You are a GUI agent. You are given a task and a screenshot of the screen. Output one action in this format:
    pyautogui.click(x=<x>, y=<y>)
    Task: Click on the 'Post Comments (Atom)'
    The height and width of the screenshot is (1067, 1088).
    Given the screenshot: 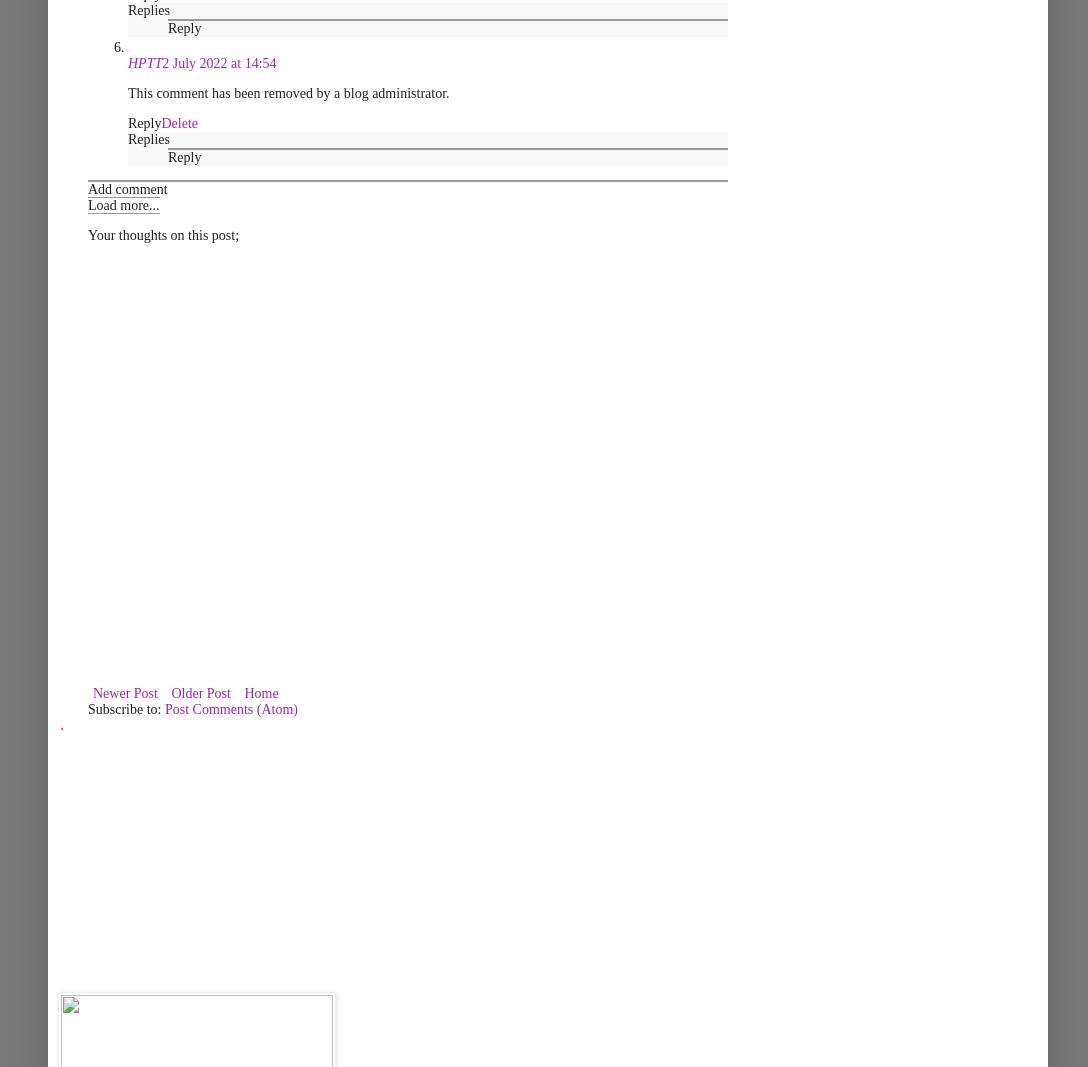 What is the action you would take?
    pyautogui.click(x=230, y=709)
    